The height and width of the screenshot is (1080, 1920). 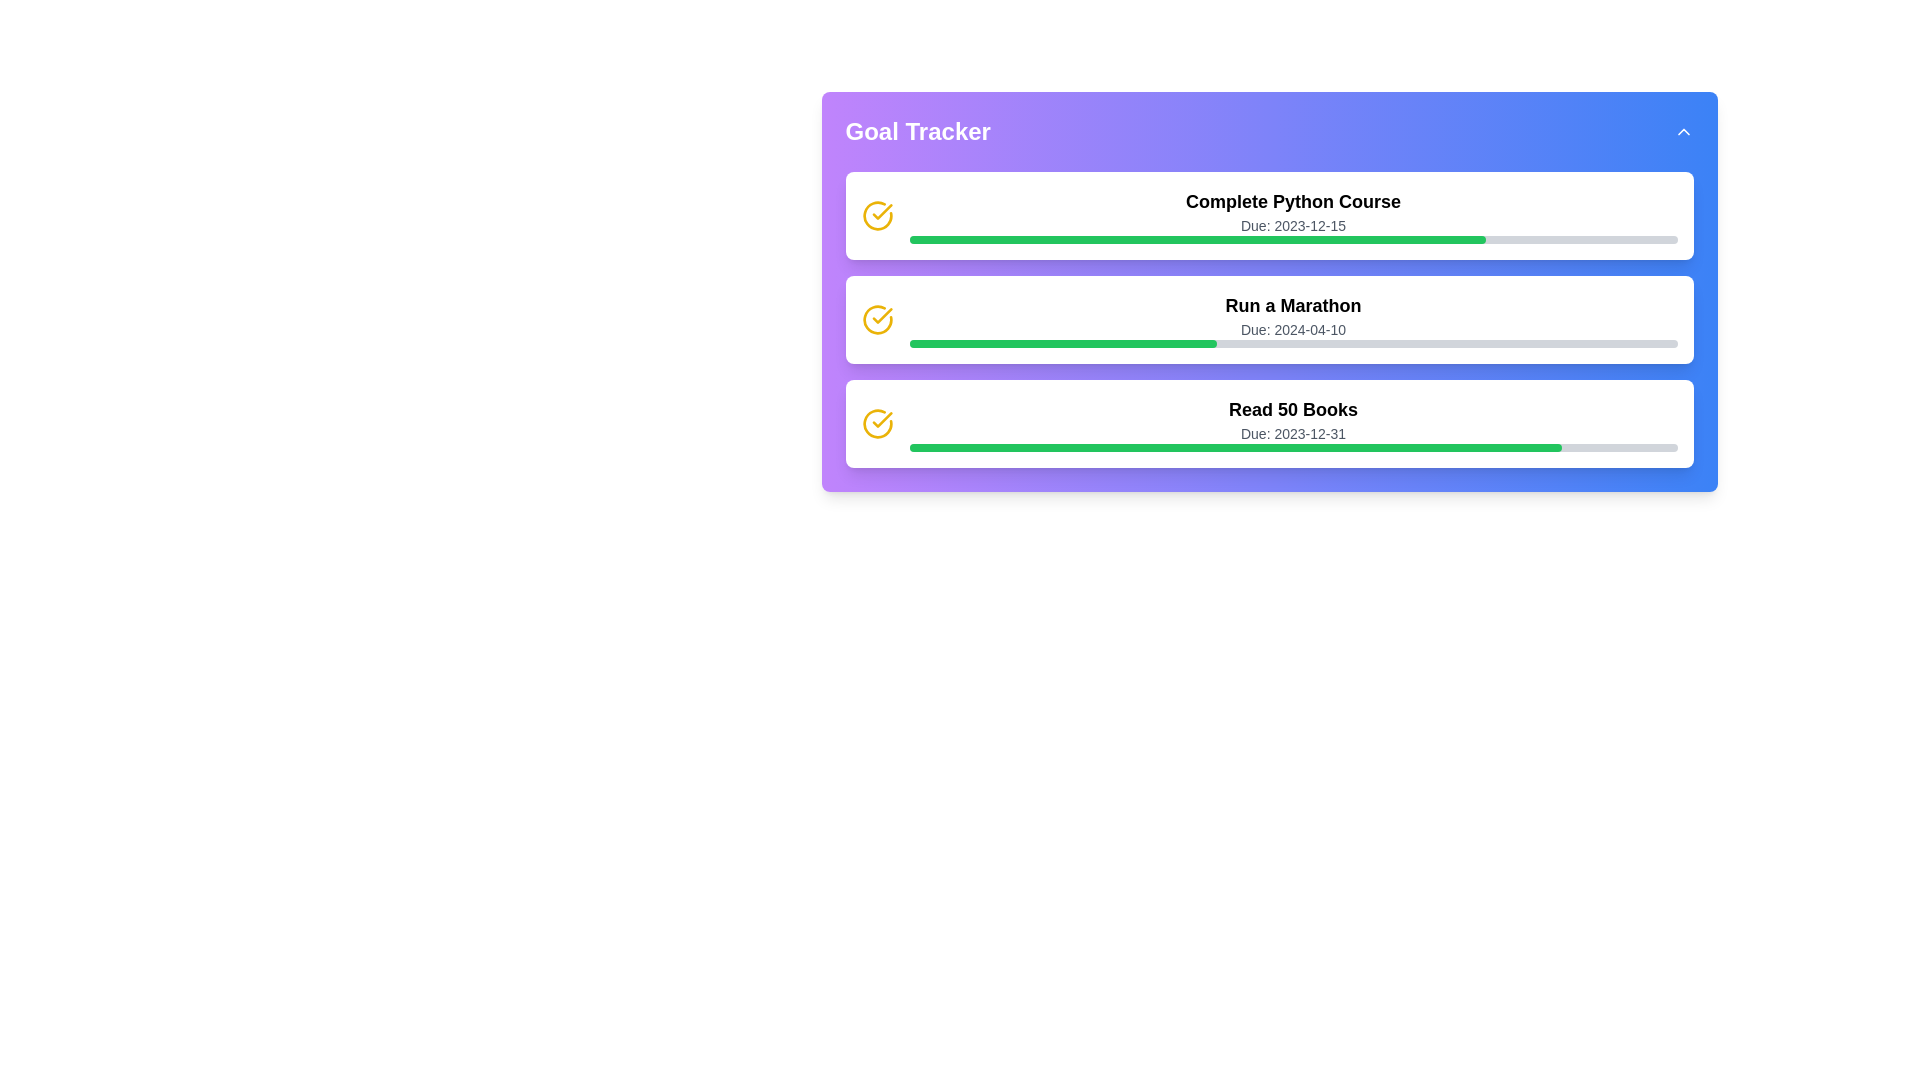 What do you see at coordinates (1268, 423) in the screenshot?
I see `the card component titled 'Read 50 Books' which has a white background, rounded corners, and a checkmark icon inside a yellow circle, located in the 'Goal Tracker' section` at bounding box center [1268, 423].